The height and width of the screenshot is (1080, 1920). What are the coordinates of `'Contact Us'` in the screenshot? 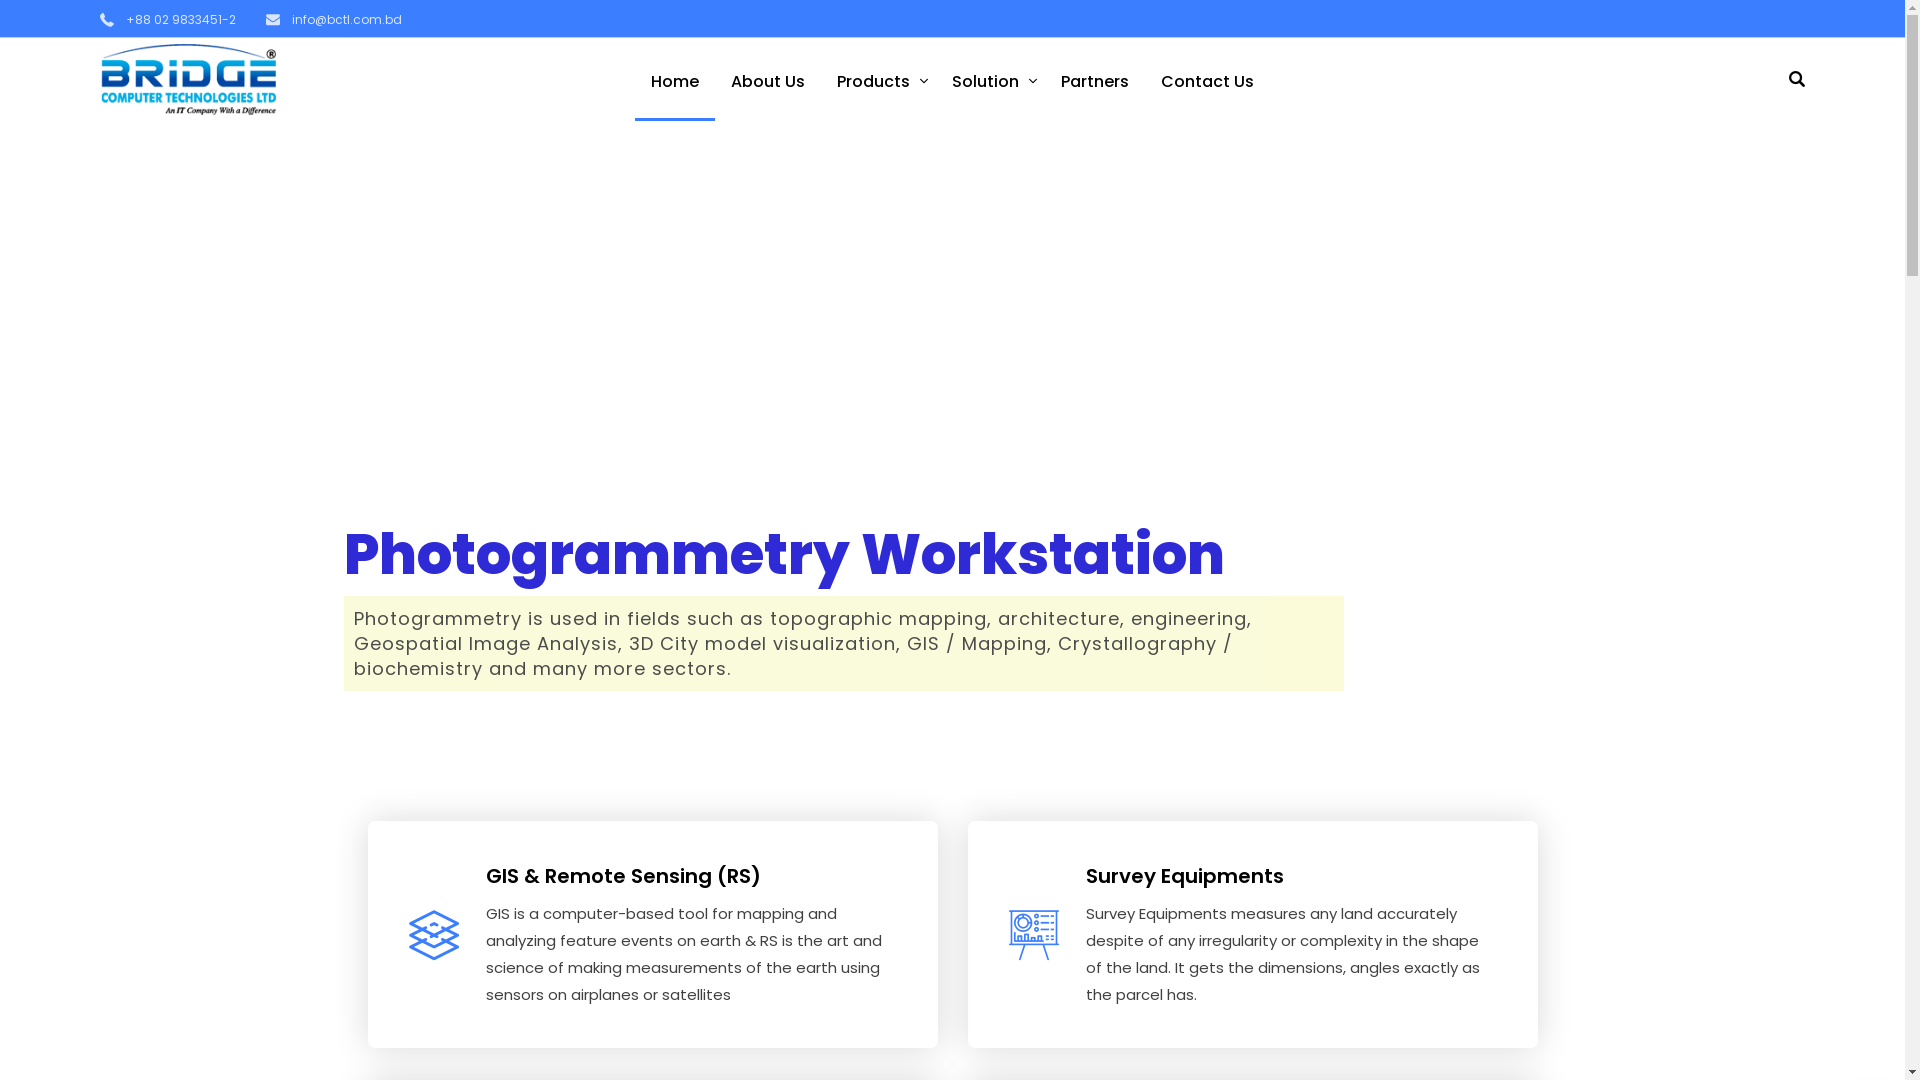 It's located at (1206, 78).